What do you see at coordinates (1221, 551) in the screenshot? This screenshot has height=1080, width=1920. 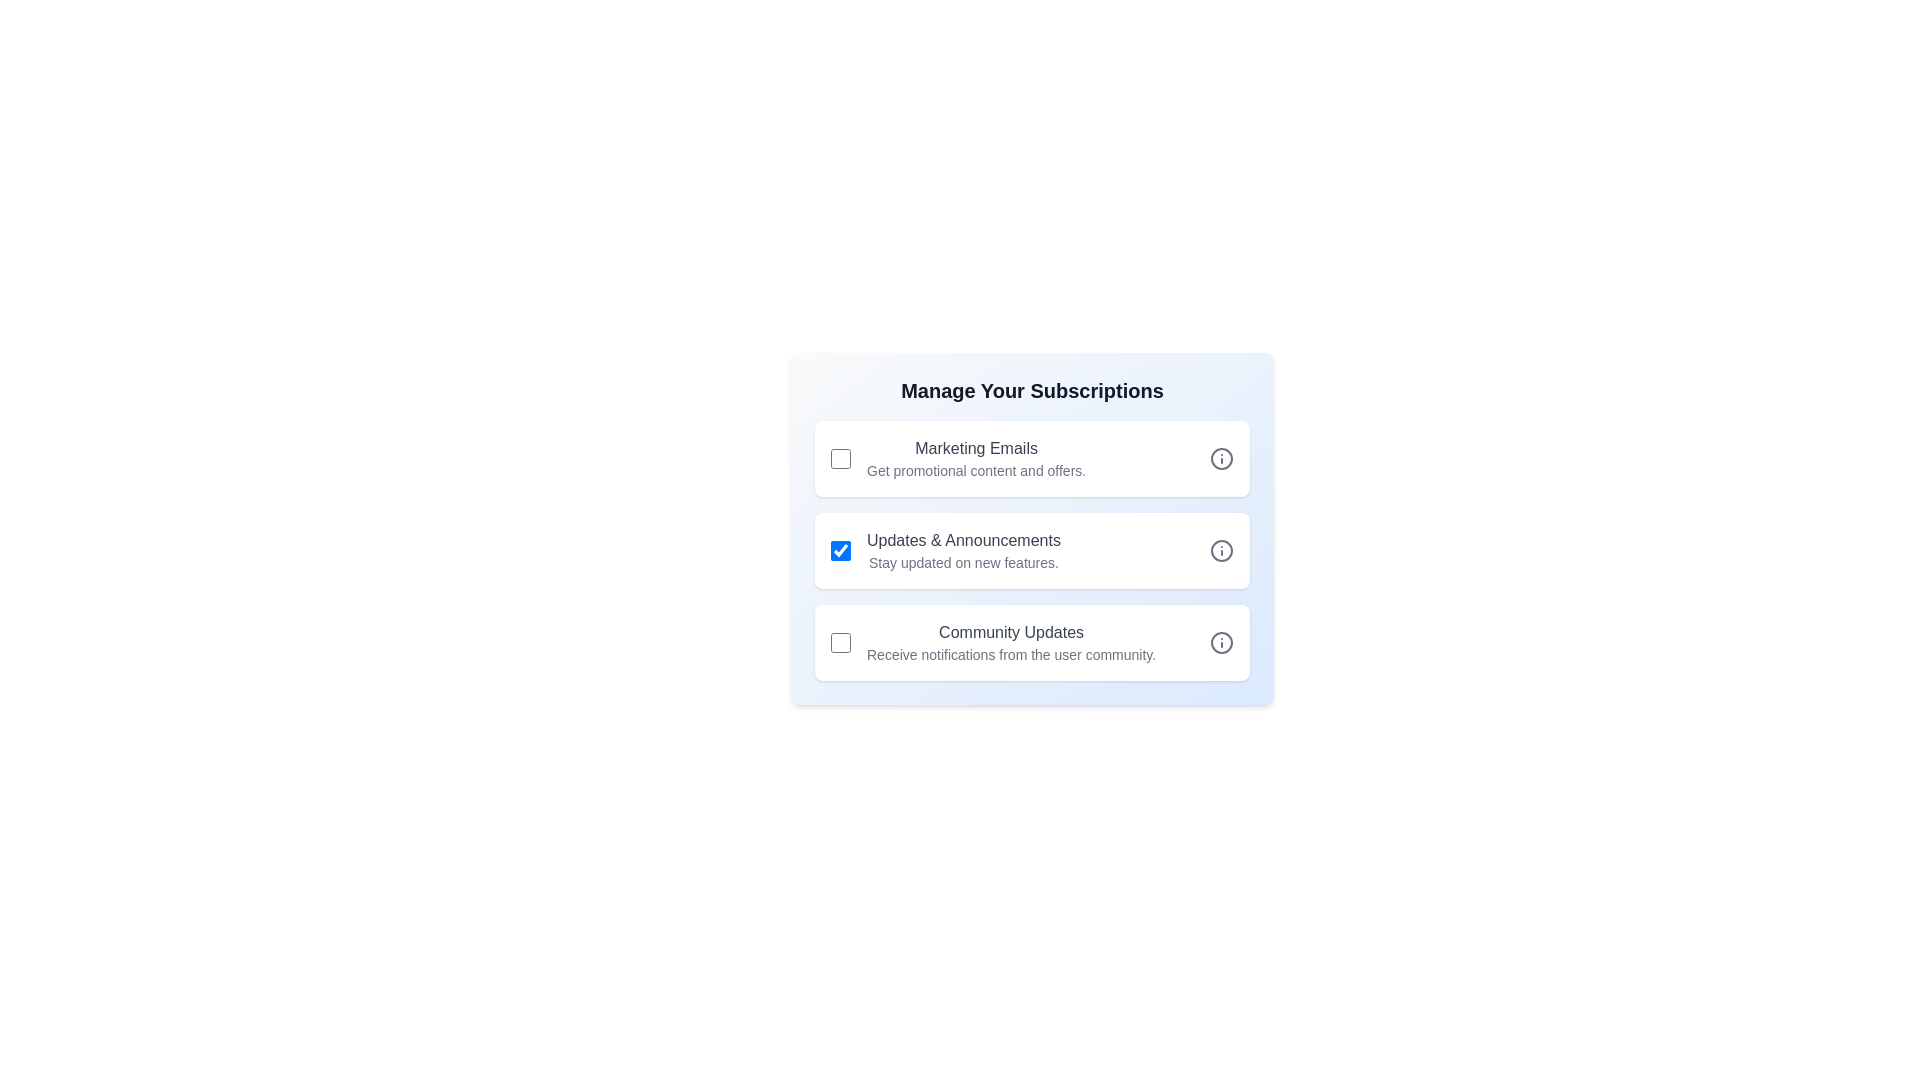 I see `'Info' icon next to 'Updates & Announcements'` at bounding box center [1221, 551].